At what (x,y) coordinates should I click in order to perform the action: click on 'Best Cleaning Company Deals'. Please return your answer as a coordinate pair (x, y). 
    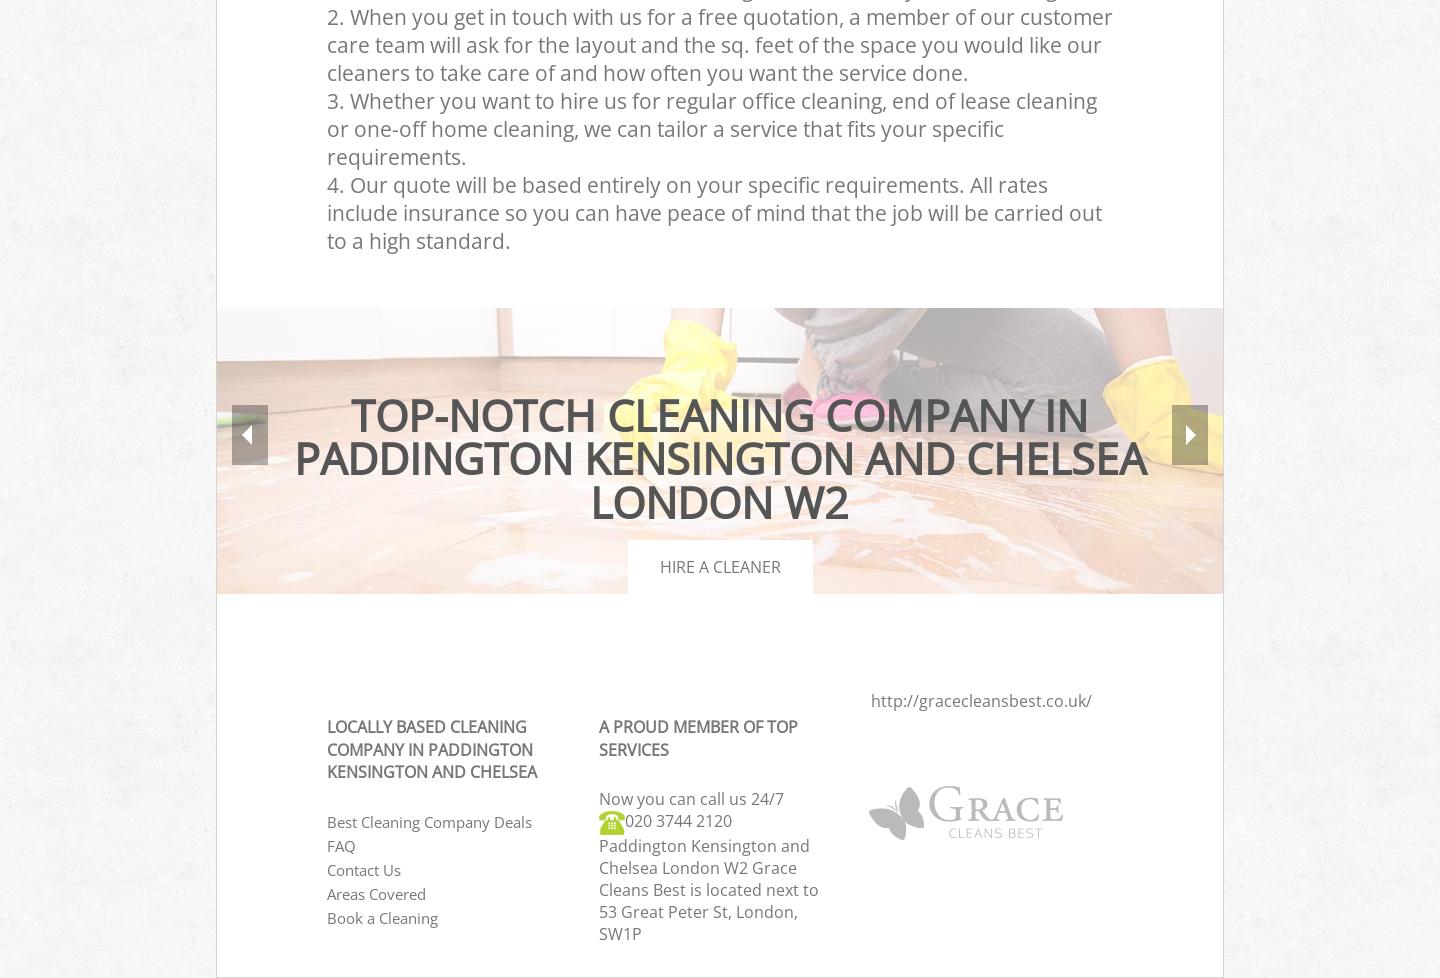
    Looking at the image, I should click on (429, 821).